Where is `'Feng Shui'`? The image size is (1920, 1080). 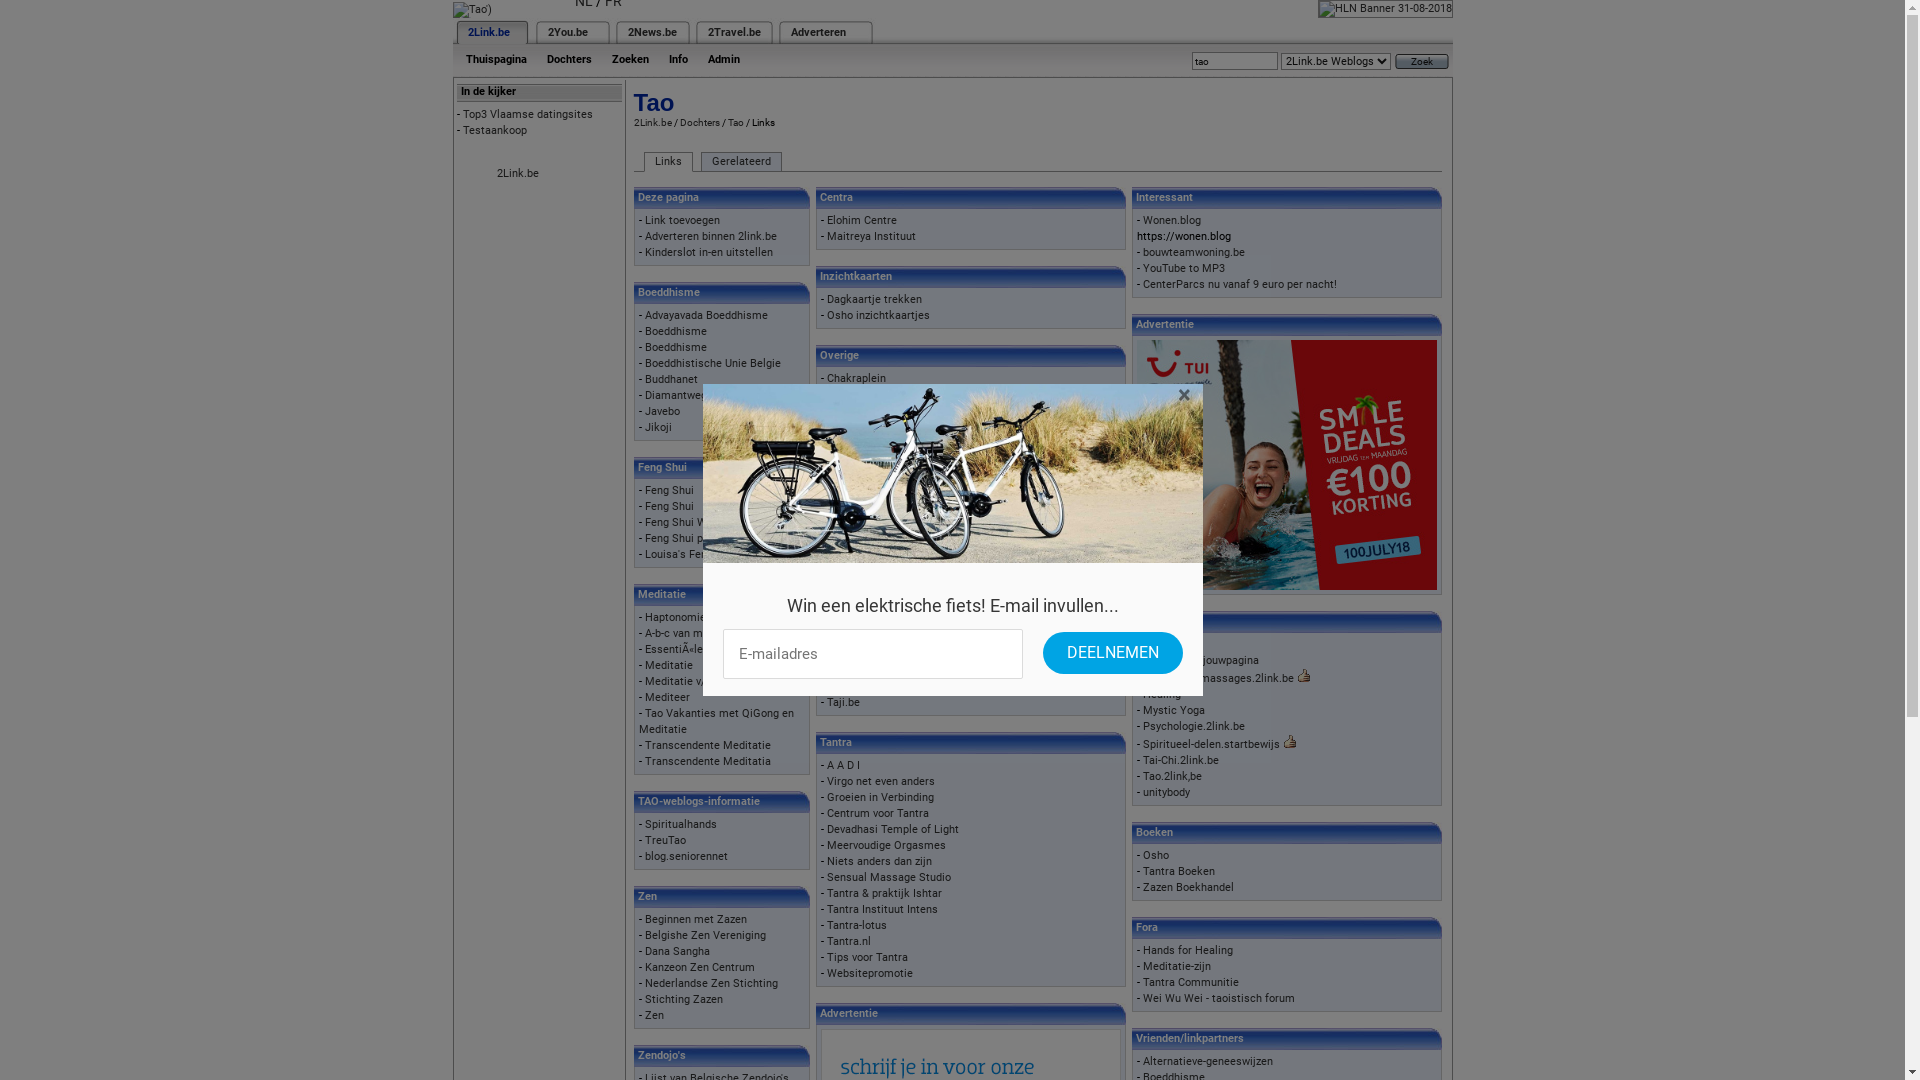
'Feng Shui' is located at coordinates (668, 505).